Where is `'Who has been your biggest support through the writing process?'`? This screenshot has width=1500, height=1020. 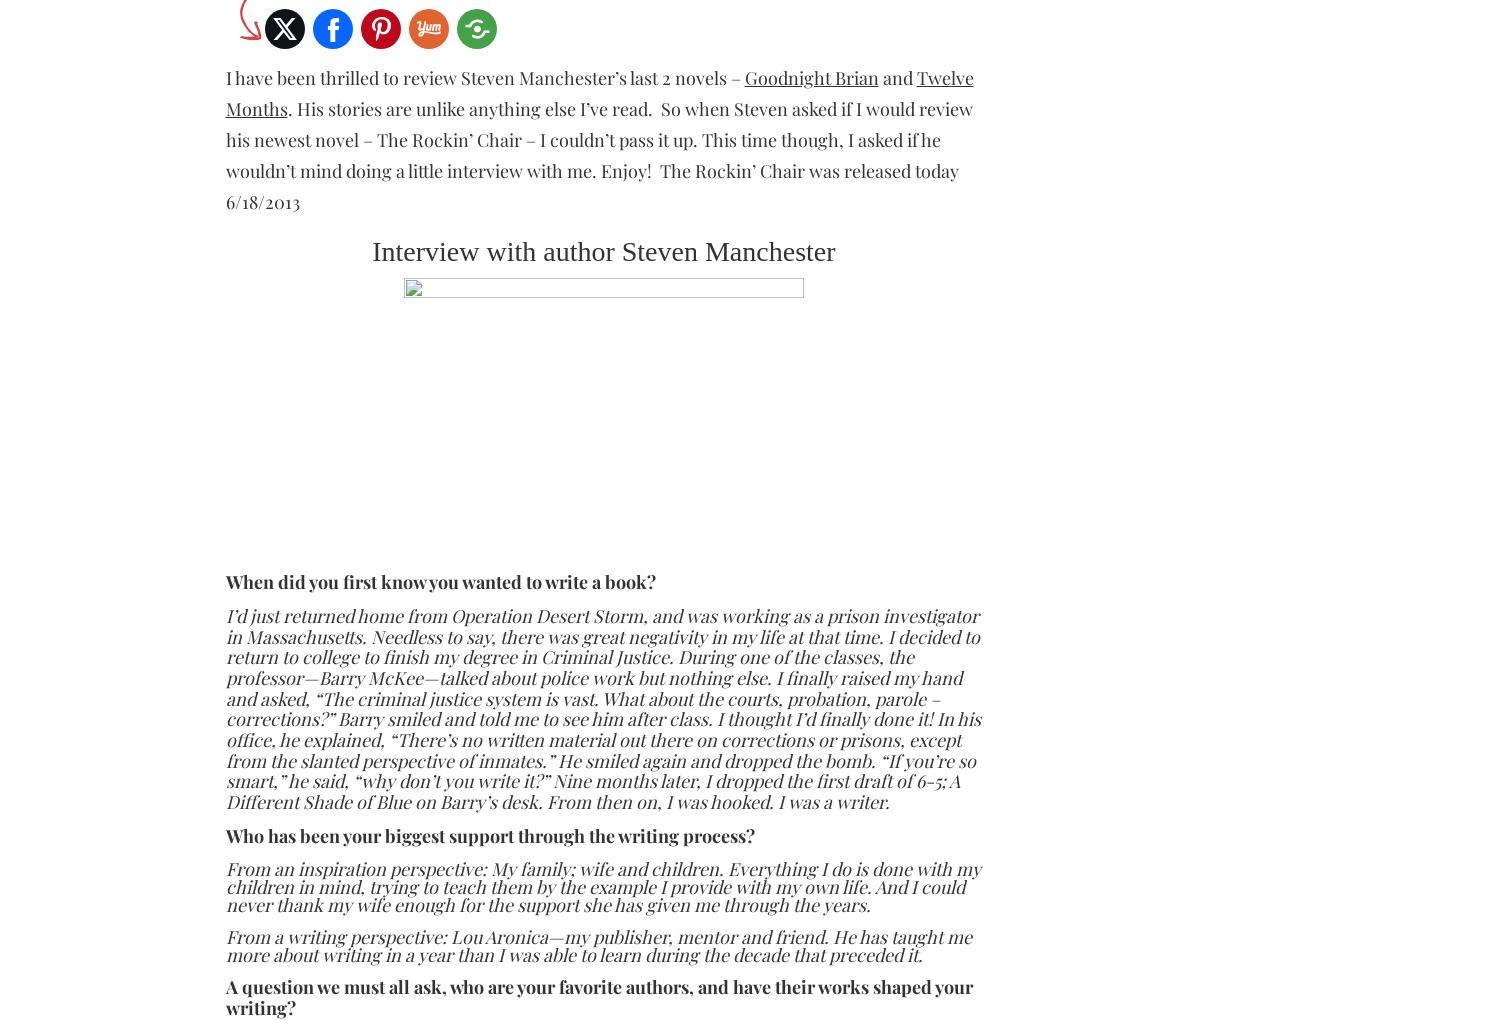
'Who has been your biggest support through the writing process?' is located at coordinates (488, 835).